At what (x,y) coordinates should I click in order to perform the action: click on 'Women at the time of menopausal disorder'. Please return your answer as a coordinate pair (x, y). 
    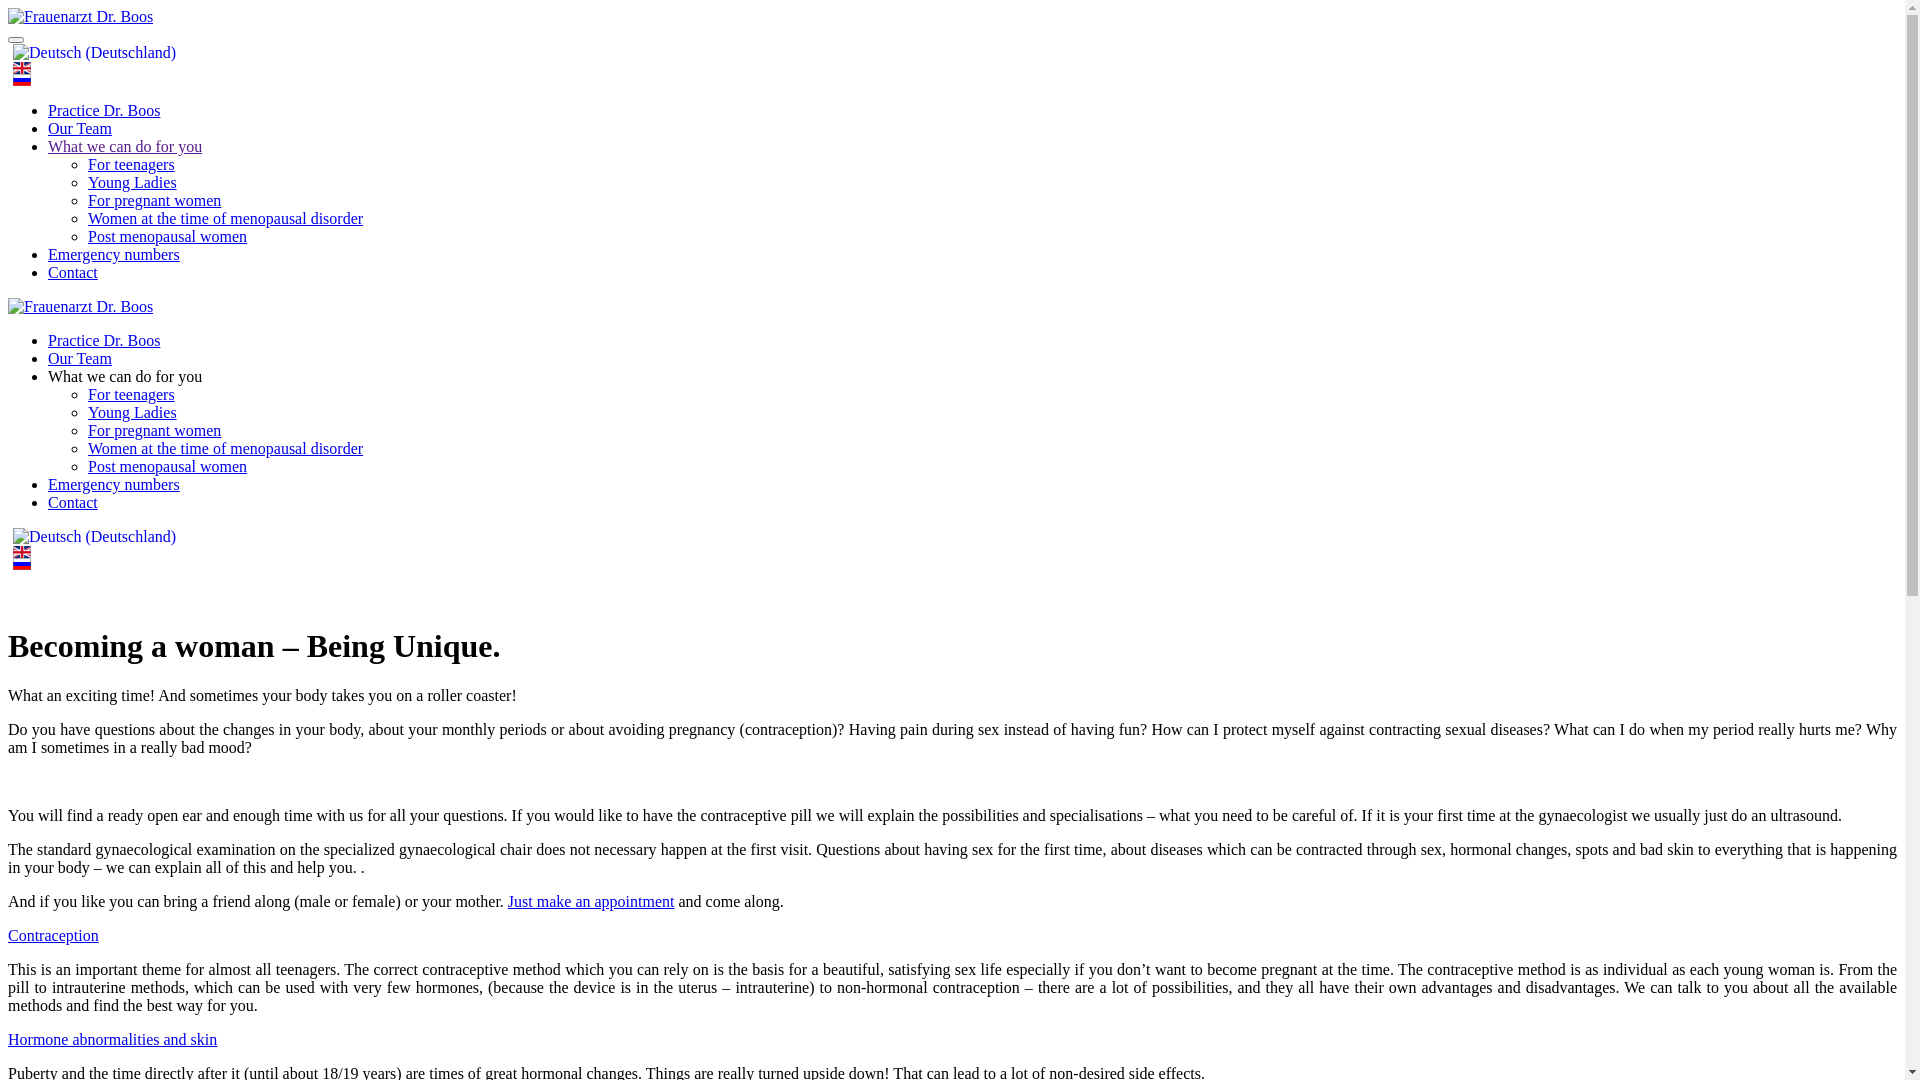
    Looking at the image, I should click on (225, 447).